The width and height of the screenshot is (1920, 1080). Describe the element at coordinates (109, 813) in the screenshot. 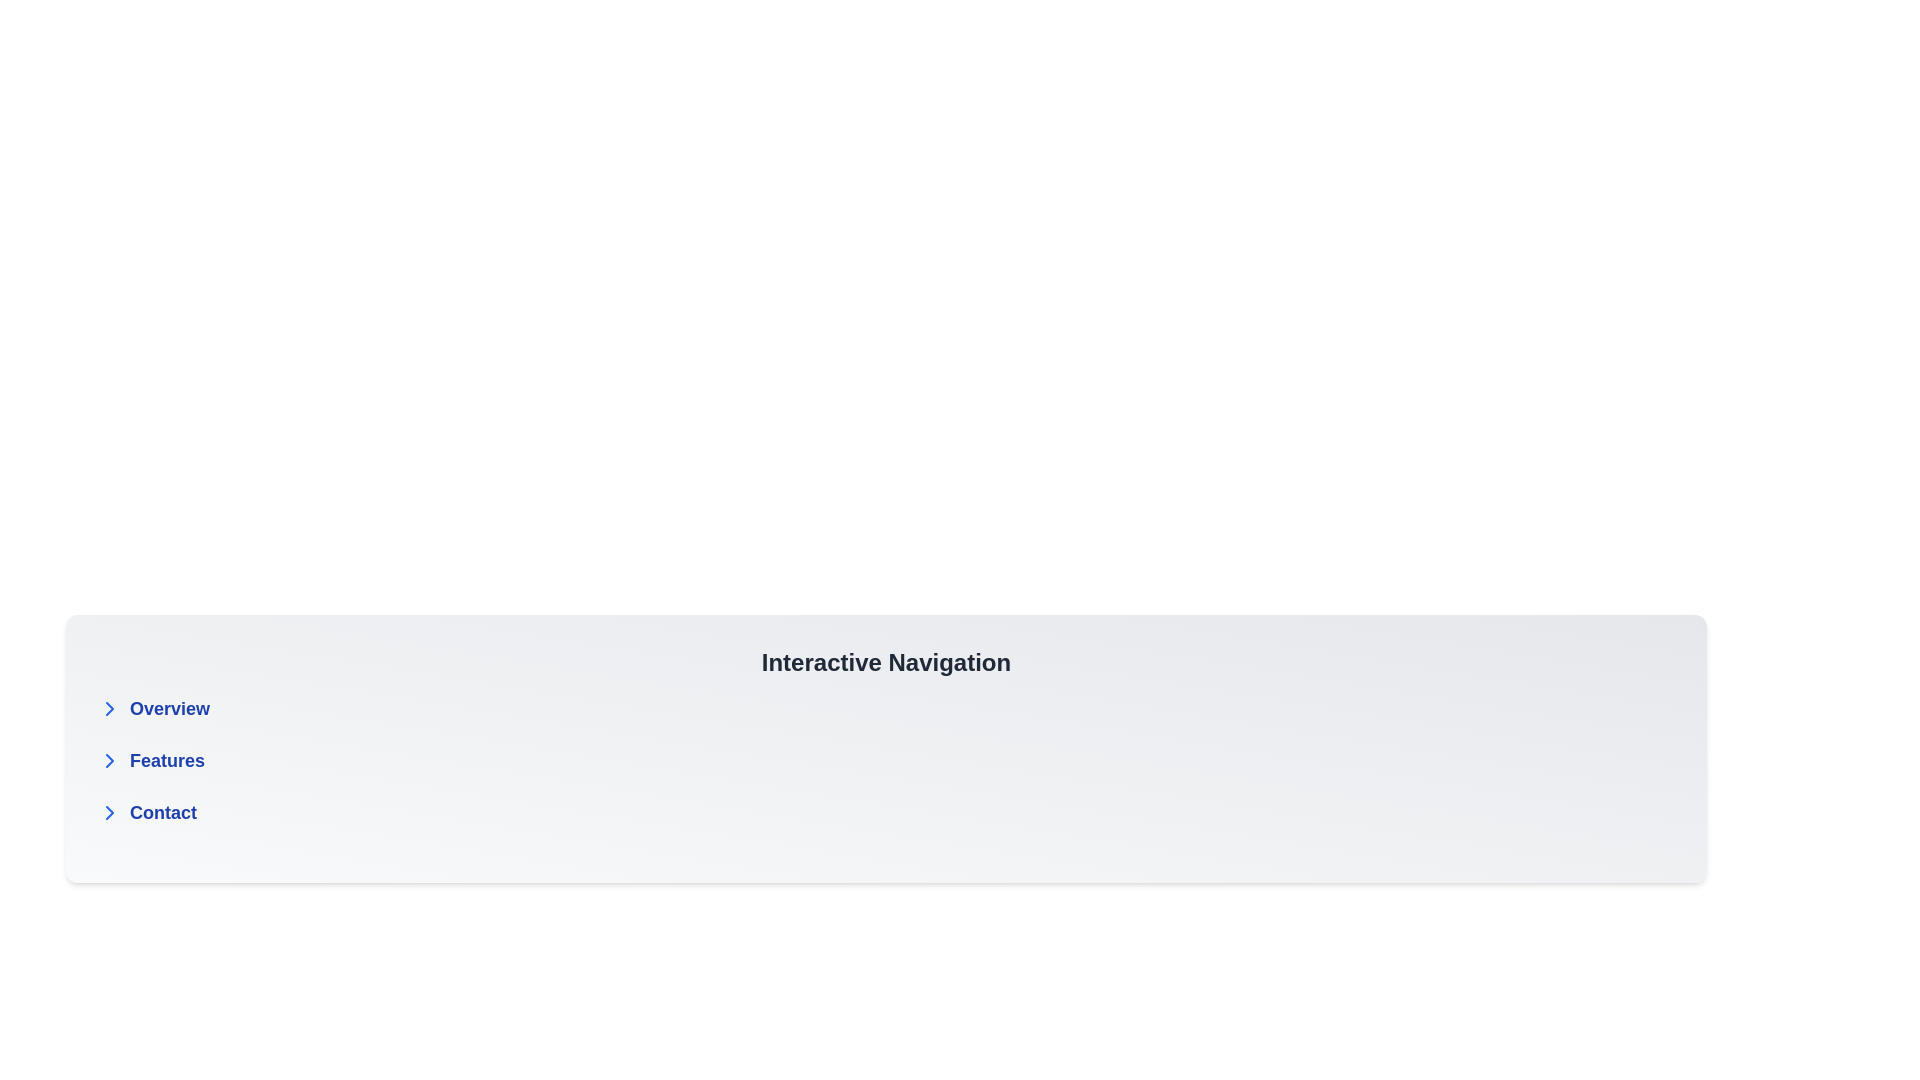

I see `the icon that indicates the 'Contact' text is clickable, located to the left of the 'Contact' label in the navigation items` at that location.